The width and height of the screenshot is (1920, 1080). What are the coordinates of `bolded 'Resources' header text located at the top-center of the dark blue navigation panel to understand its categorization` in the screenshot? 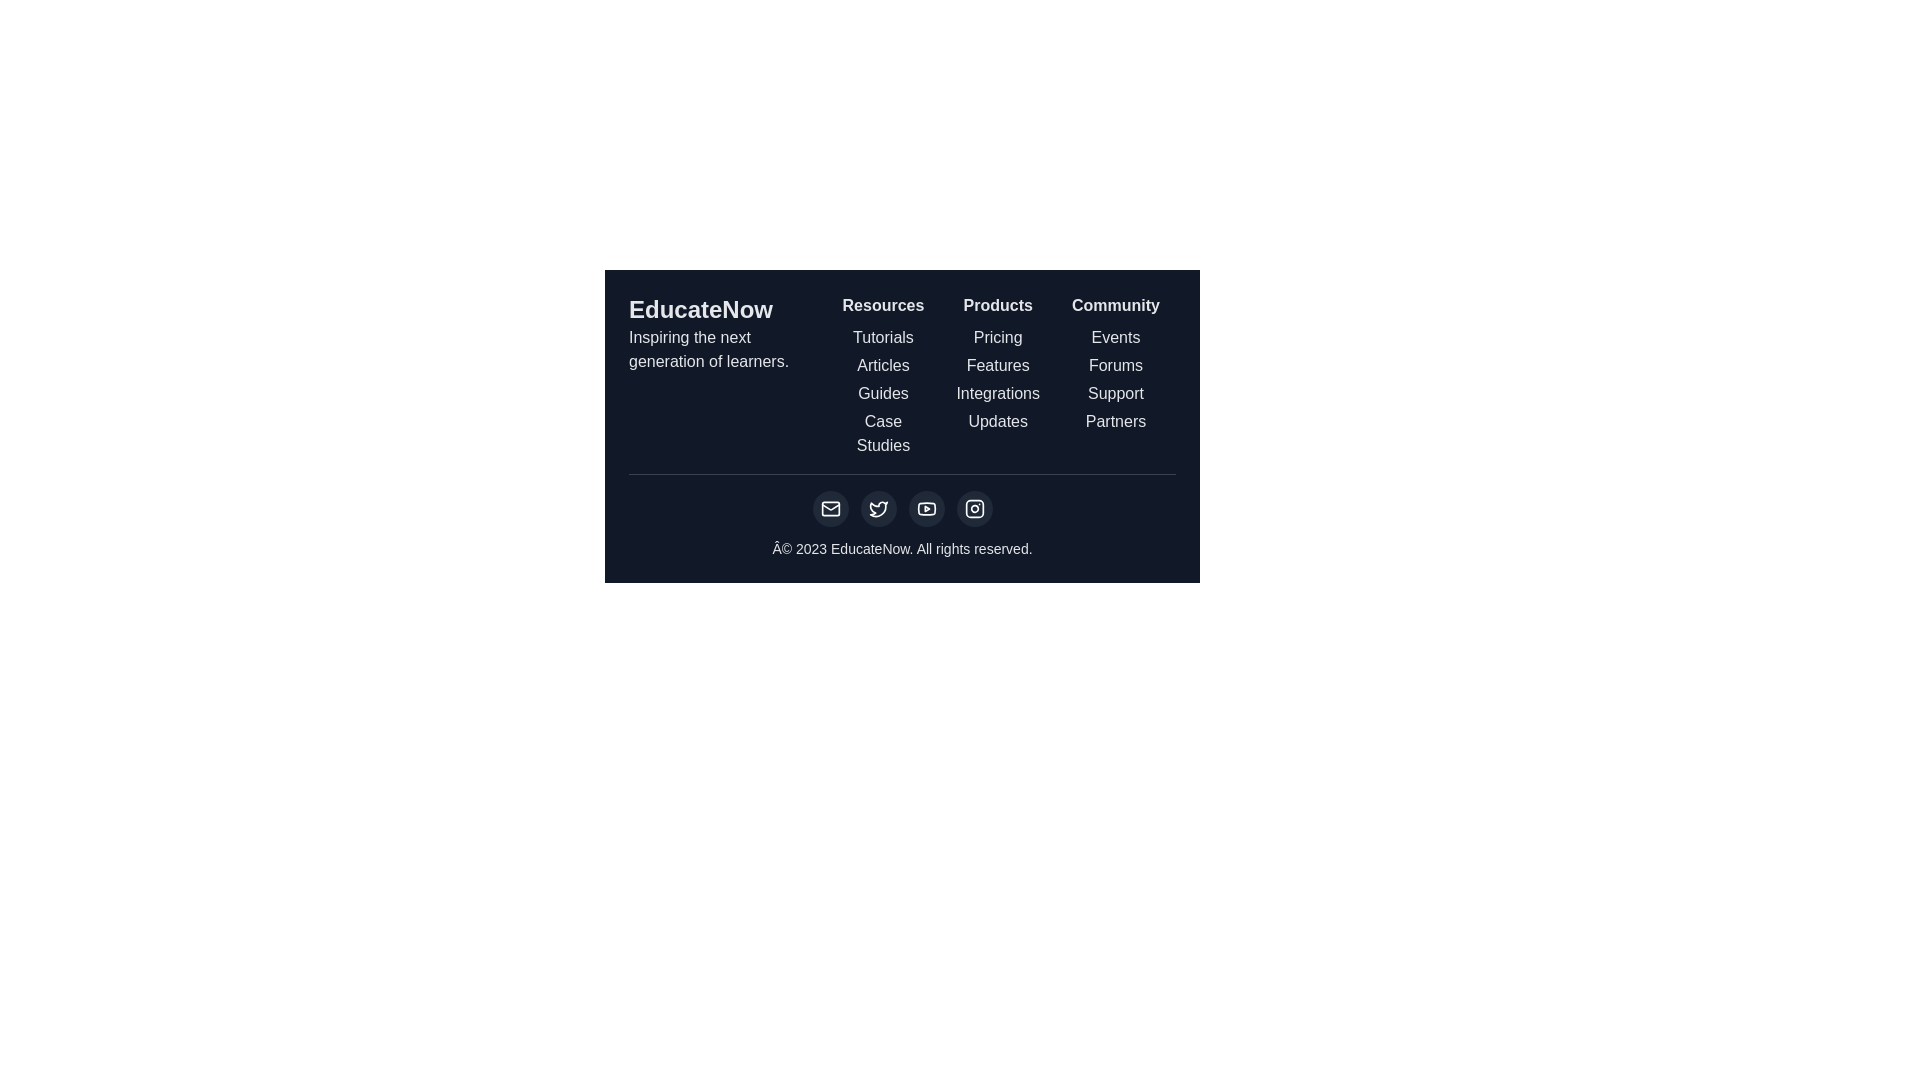 It's located at (882, 305).